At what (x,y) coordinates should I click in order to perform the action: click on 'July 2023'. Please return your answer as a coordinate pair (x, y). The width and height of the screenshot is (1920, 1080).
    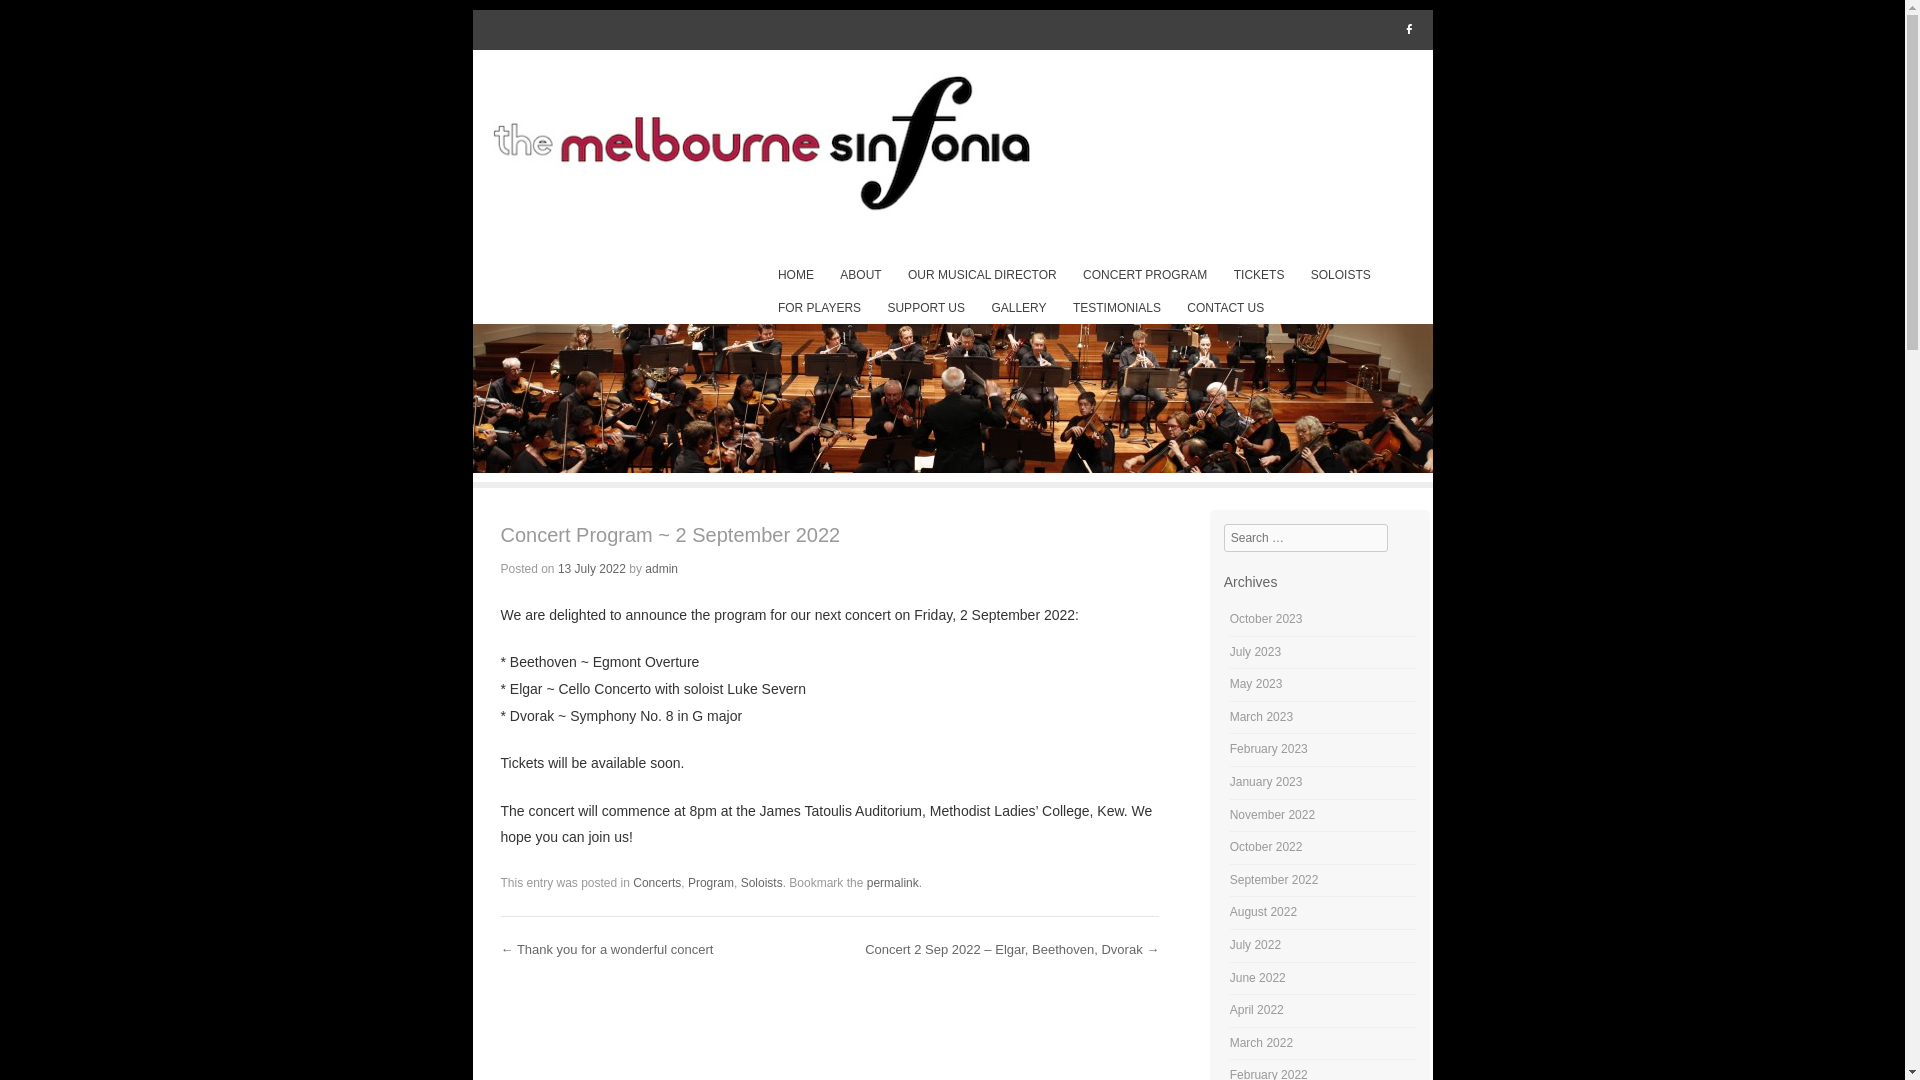
    Looking at the image, I should click on (1254, 651).